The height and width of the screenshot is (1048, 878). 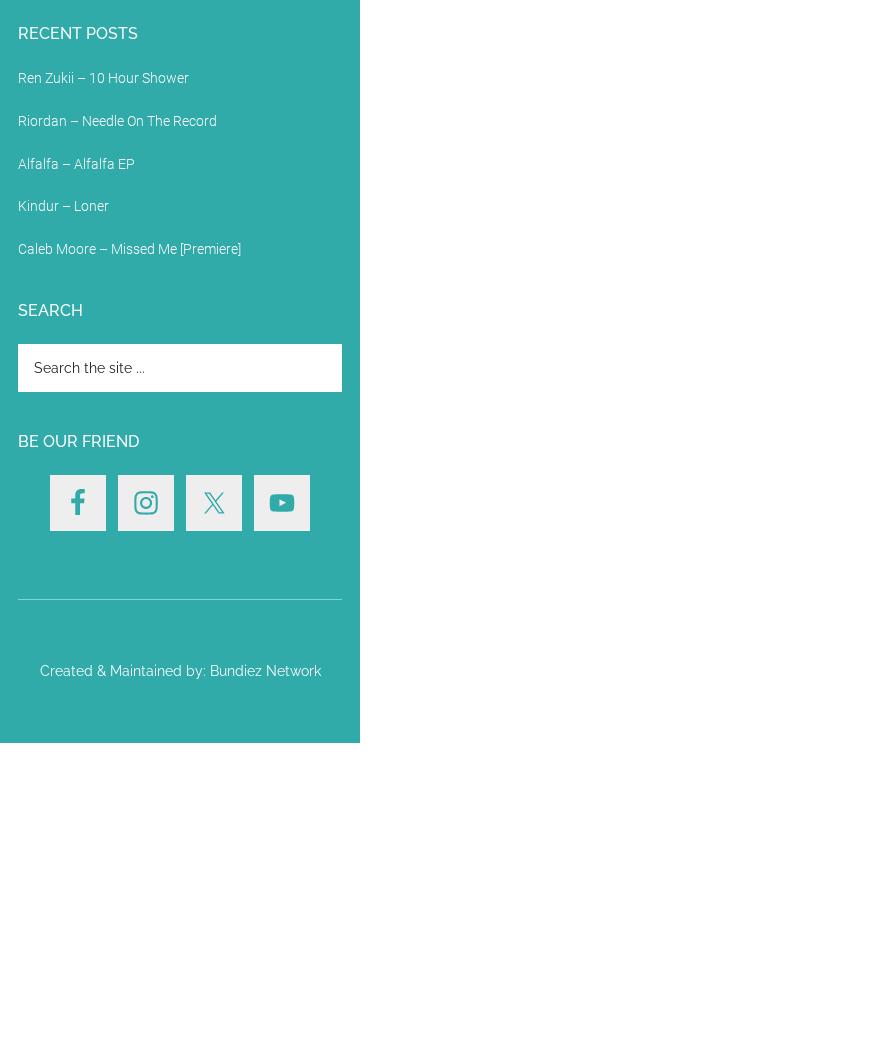 I want to click on 'Ren Zukii – 10 Hour Shower', so click(x=102, y=77).